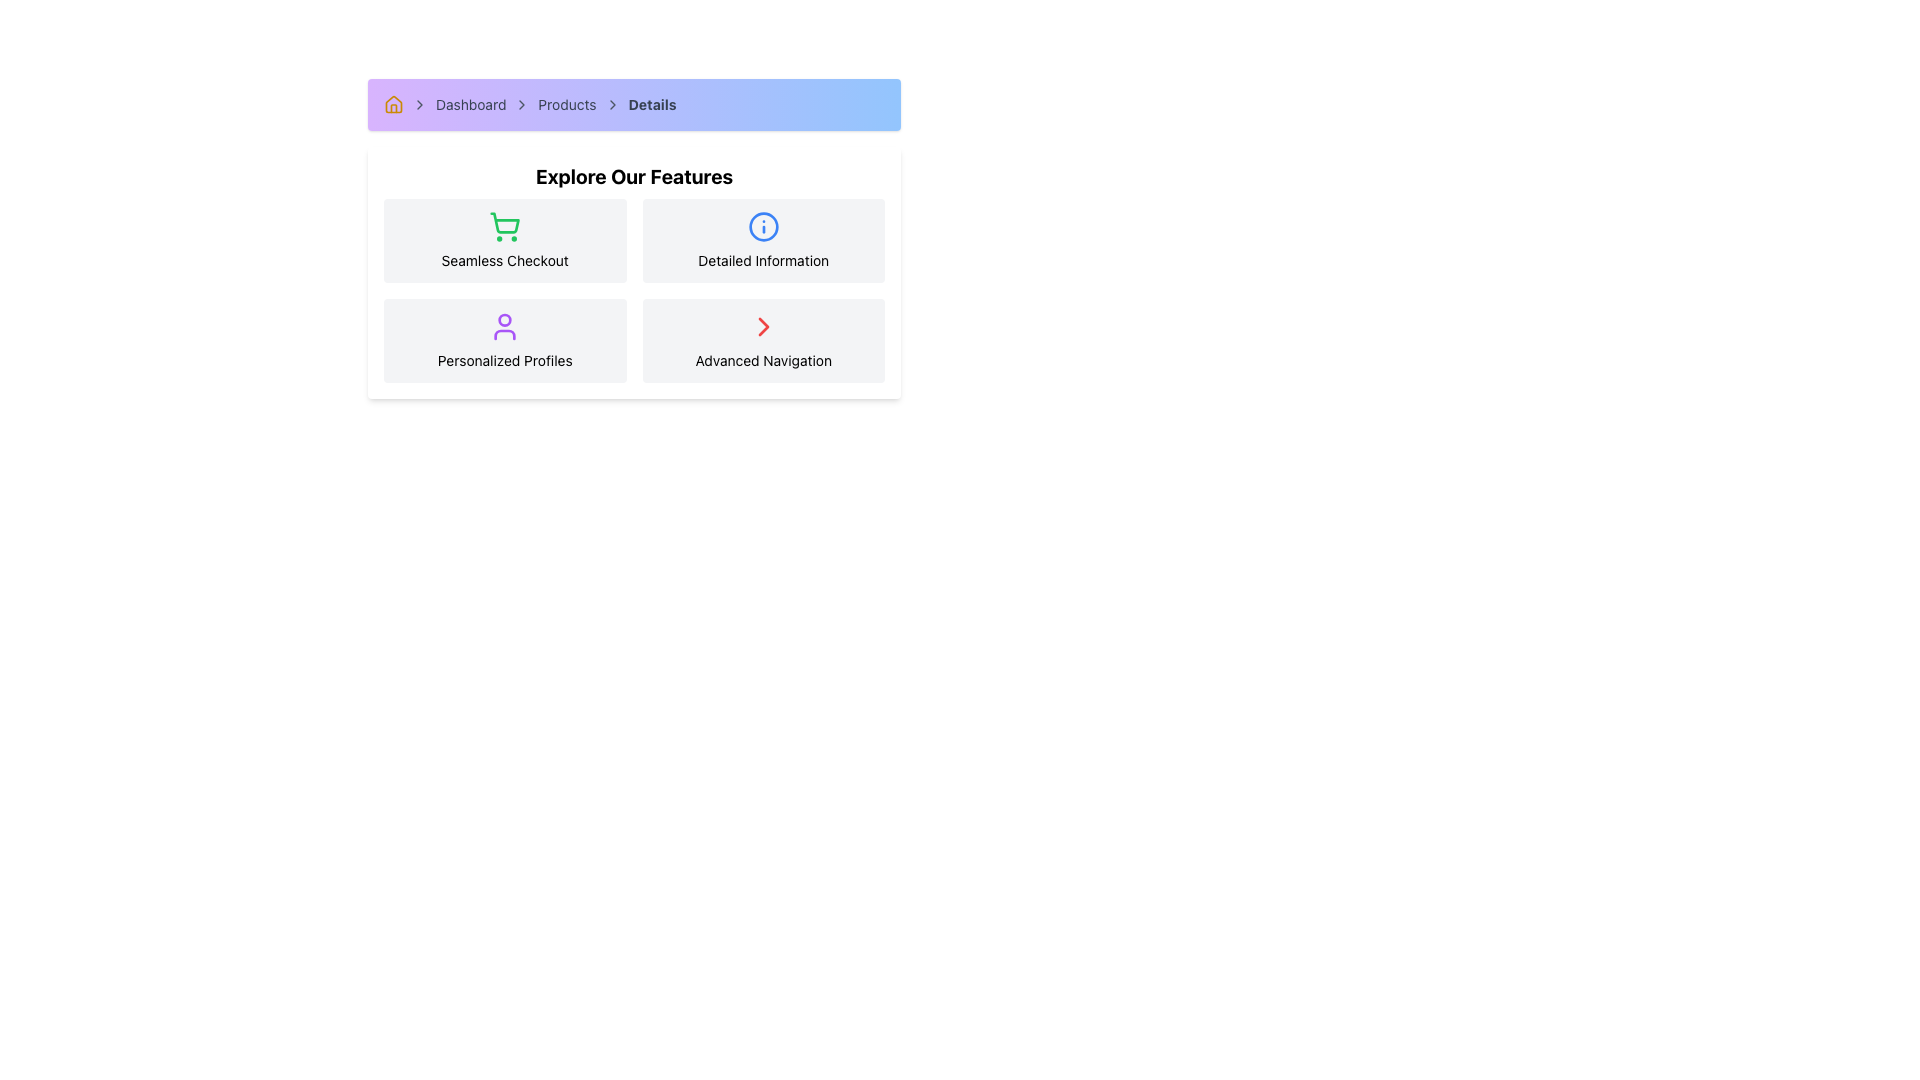 Image resolution: width=1920 pixels, height=1080 pixels. Describe the element at coordinates (762, 239) in the screenshot. I see `the 'Detailed Information' text in the informational card with a light gray background and a blue circular icon, which is the second card in the top row of the grid layout` at that location.